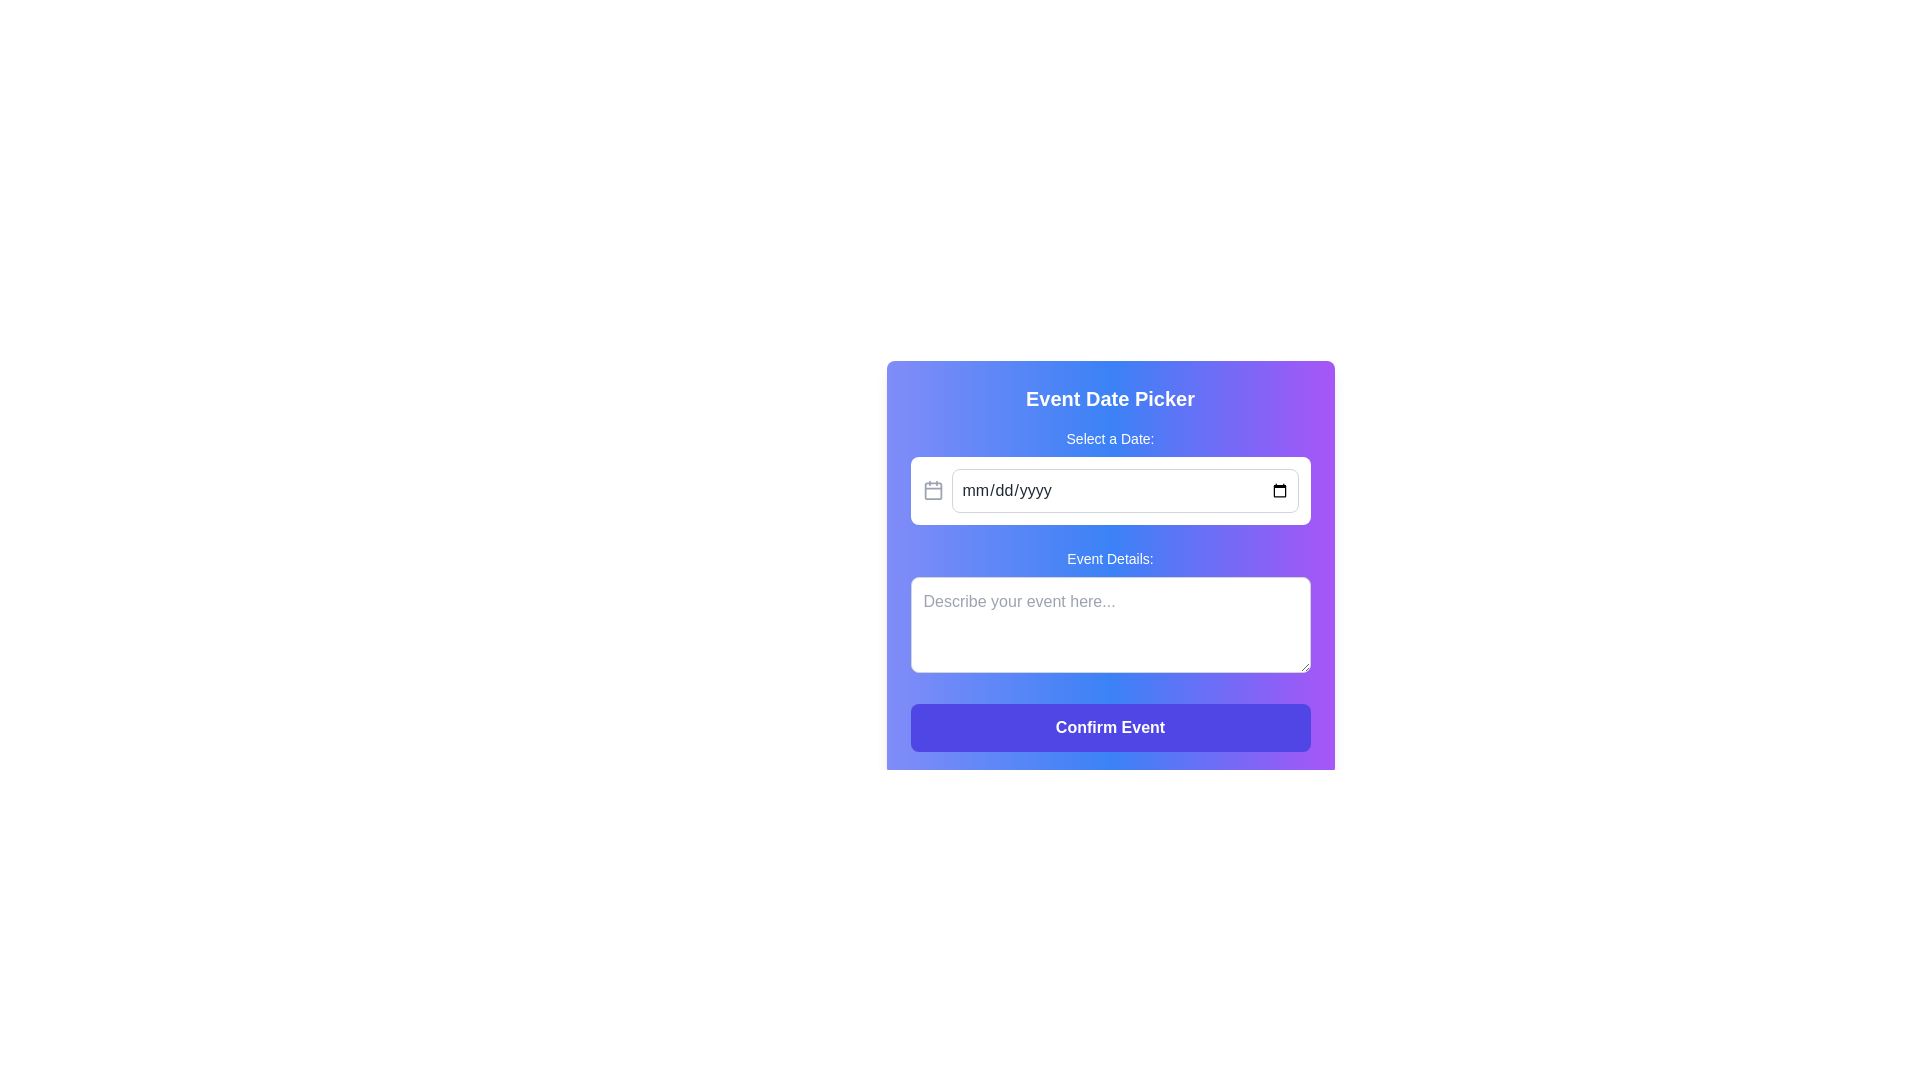 The width and height of the screenshot is (1920, 1080). What do you see at coordinates (932, 490) in the screenshot?
I see `the date-picker icon located before the 'mm/dd/yyyy' input field` at bounding box center [932, 490].